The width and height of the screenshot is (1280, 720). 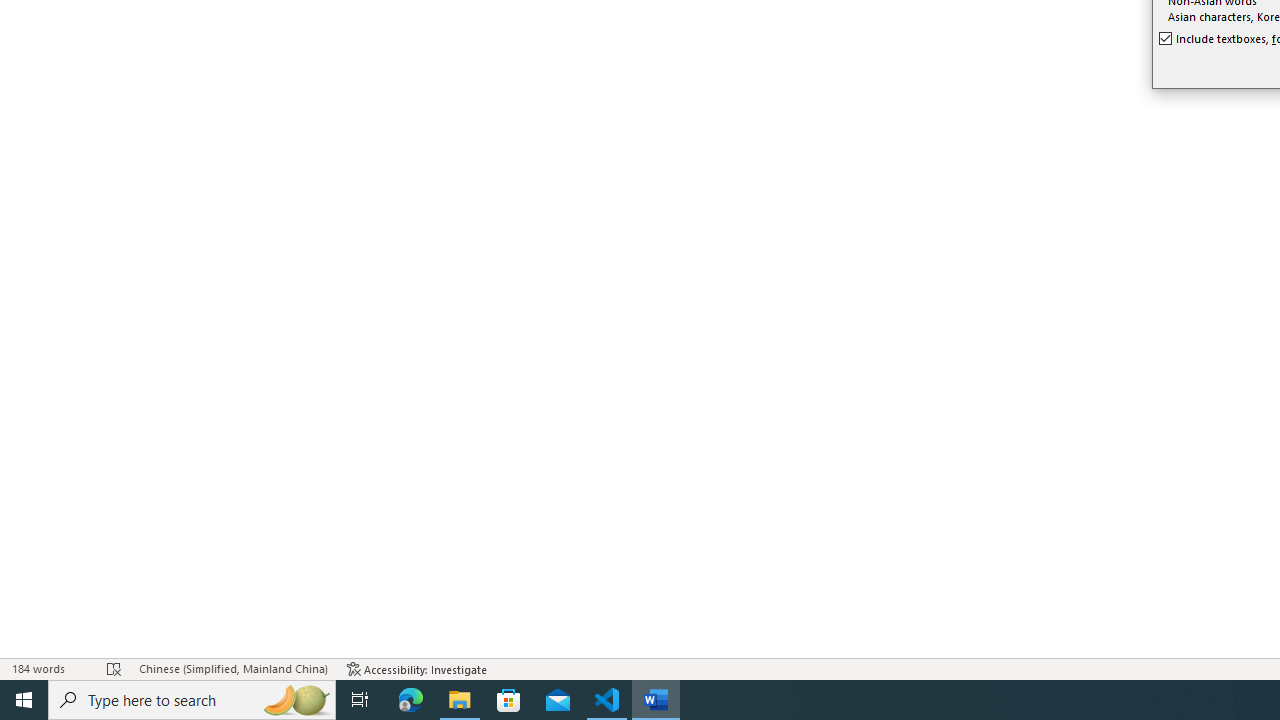 What do you see at coordinates (410, 698) in the screenshot?
I see `'Microsoft Edge'` at bounding box center [410, 698].